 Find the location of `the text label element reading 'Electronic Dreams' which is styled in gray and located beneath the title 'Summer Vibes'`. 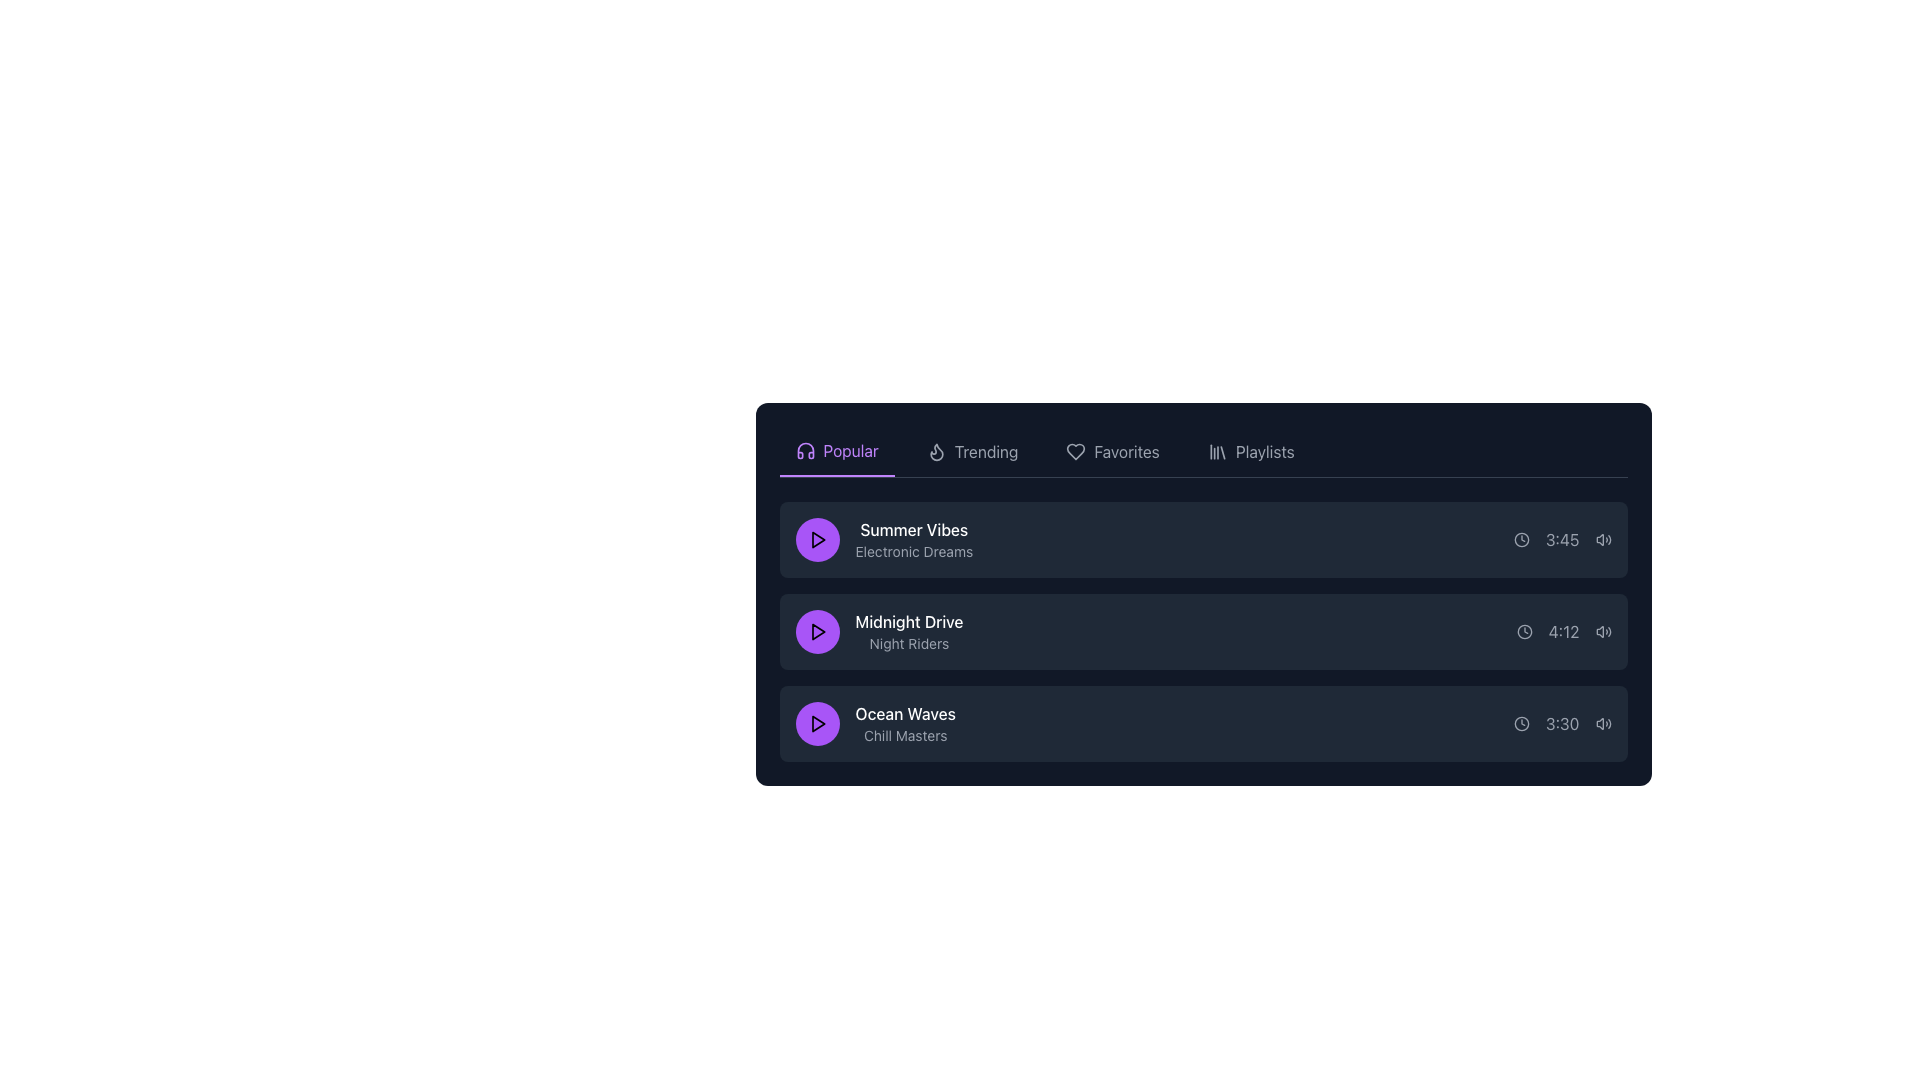

the text label element reading 'Electronic Dreams' which is styled in gray and located beneath the title 'Summer Vibes' is located at coordinates (913, 551).